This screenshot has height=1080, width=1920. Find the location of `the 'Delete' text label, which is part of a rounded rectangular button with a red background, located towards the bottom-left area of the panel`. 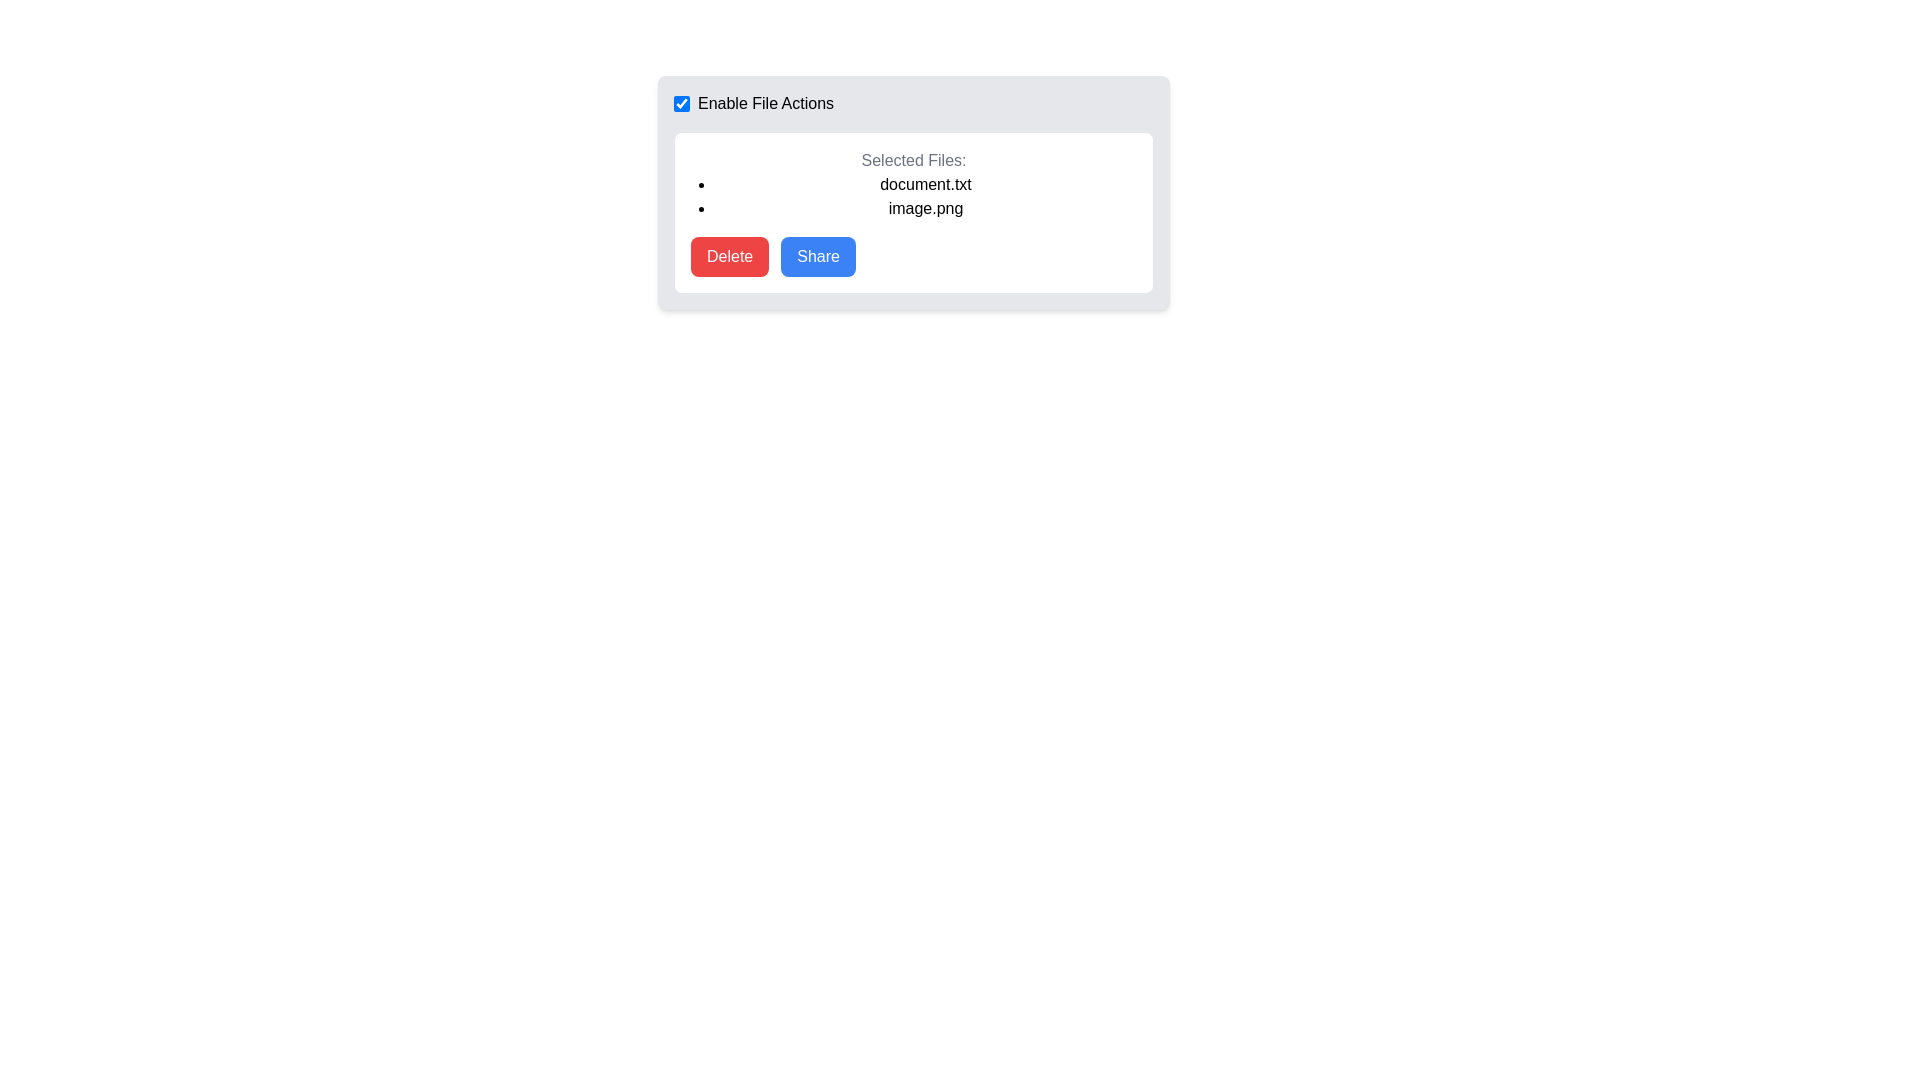

the 'Delete' text label, which is part of a rounded rectangular button with a red background, located towards the bottom-left area of the panel is located at coordinates (729, 256).